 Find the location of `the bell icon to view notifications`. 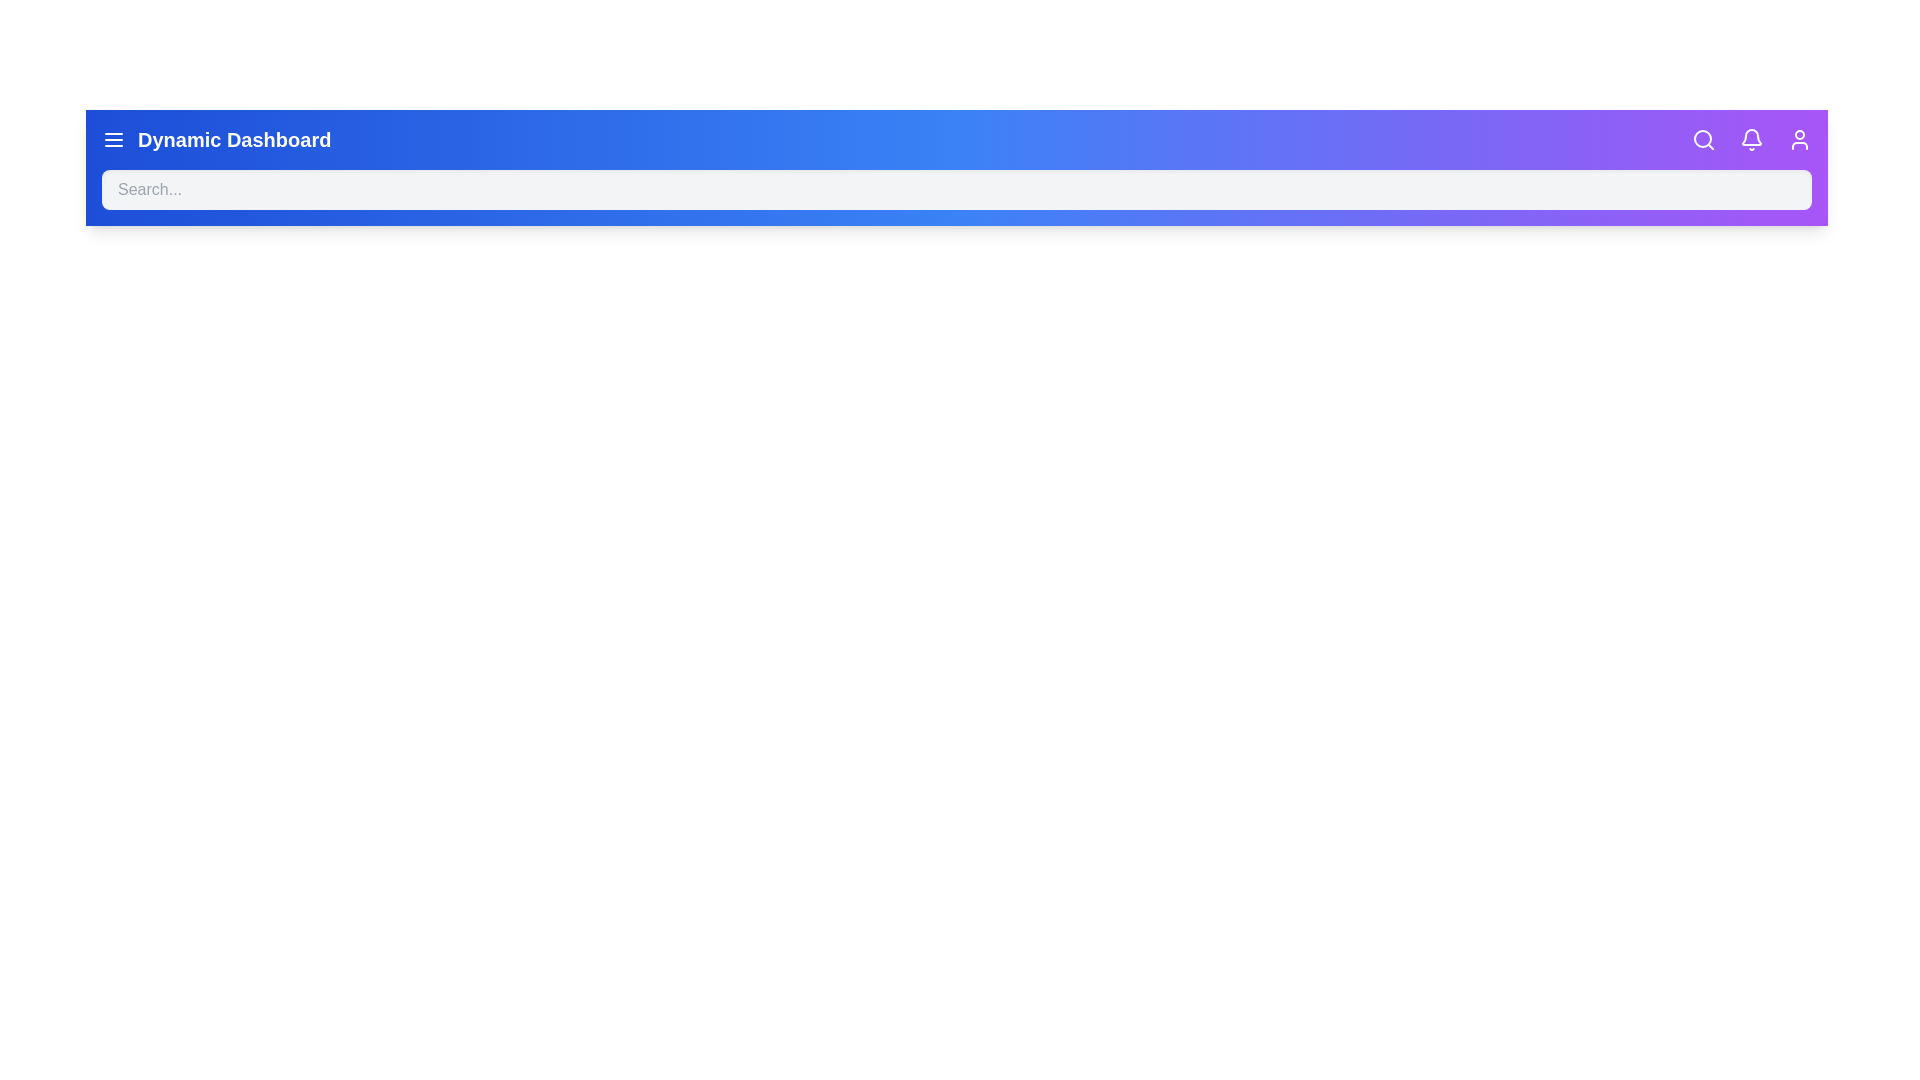

the bell icon to view notifications is located at coordinates (1751, 138).